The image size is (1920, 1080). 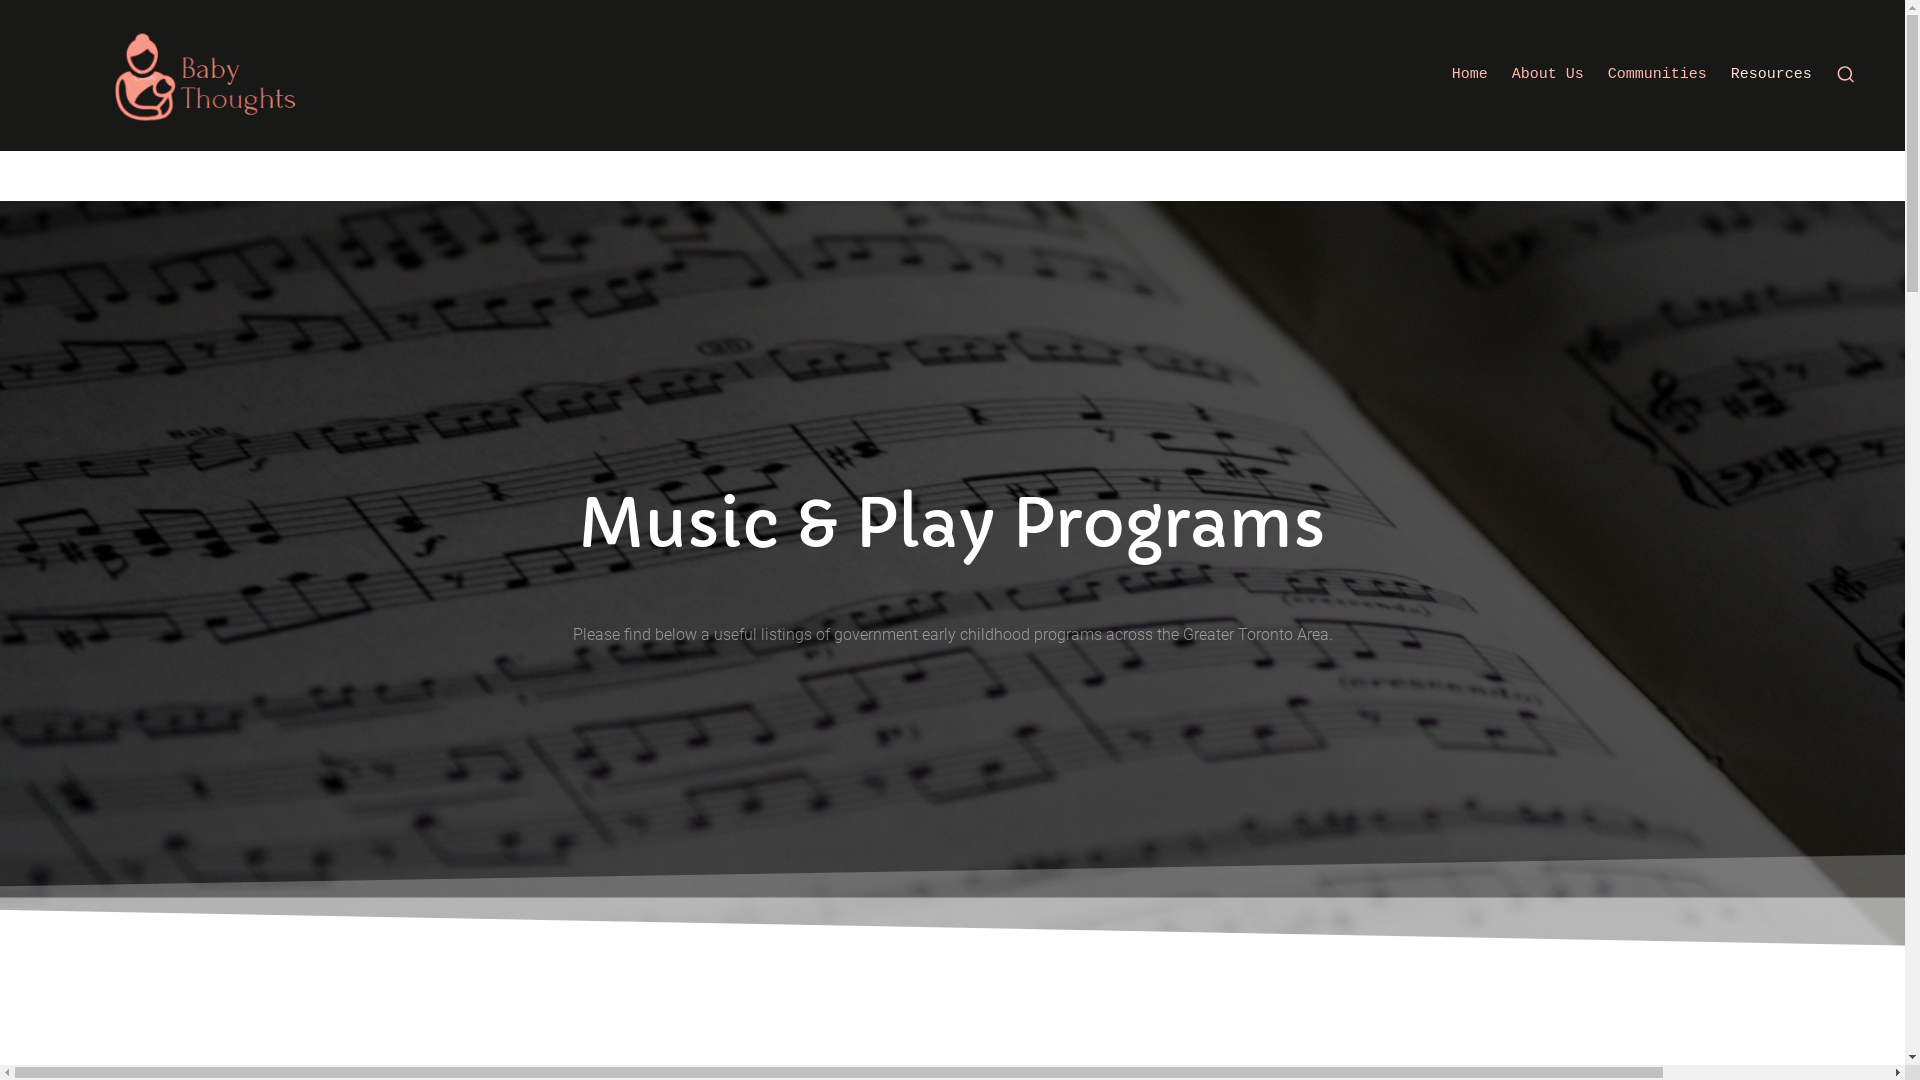 What do you see at coordinates (1469, 73) in the screenshot?
I see `'Home'` at bounding box center [1469, 73].